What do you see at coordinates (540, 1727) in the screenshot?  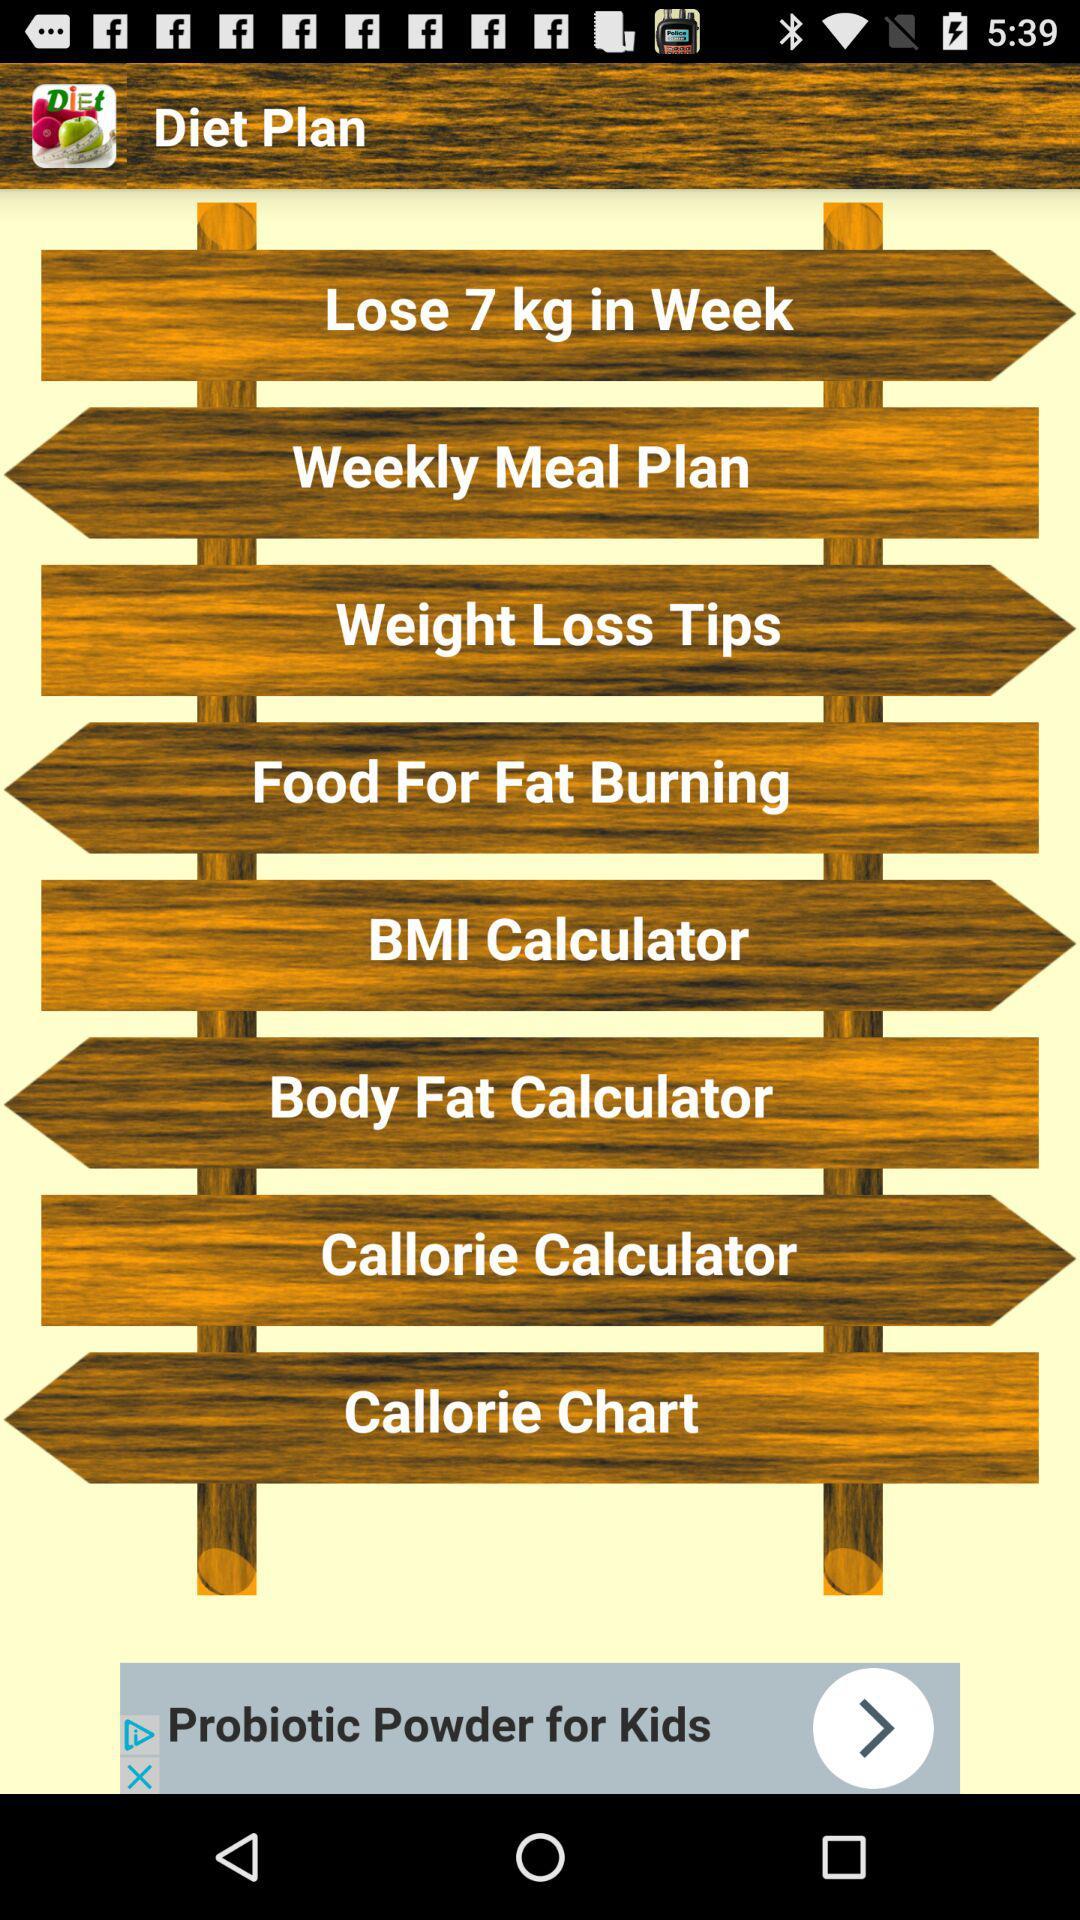 I see `next user` at bounding box center [540, 1727].